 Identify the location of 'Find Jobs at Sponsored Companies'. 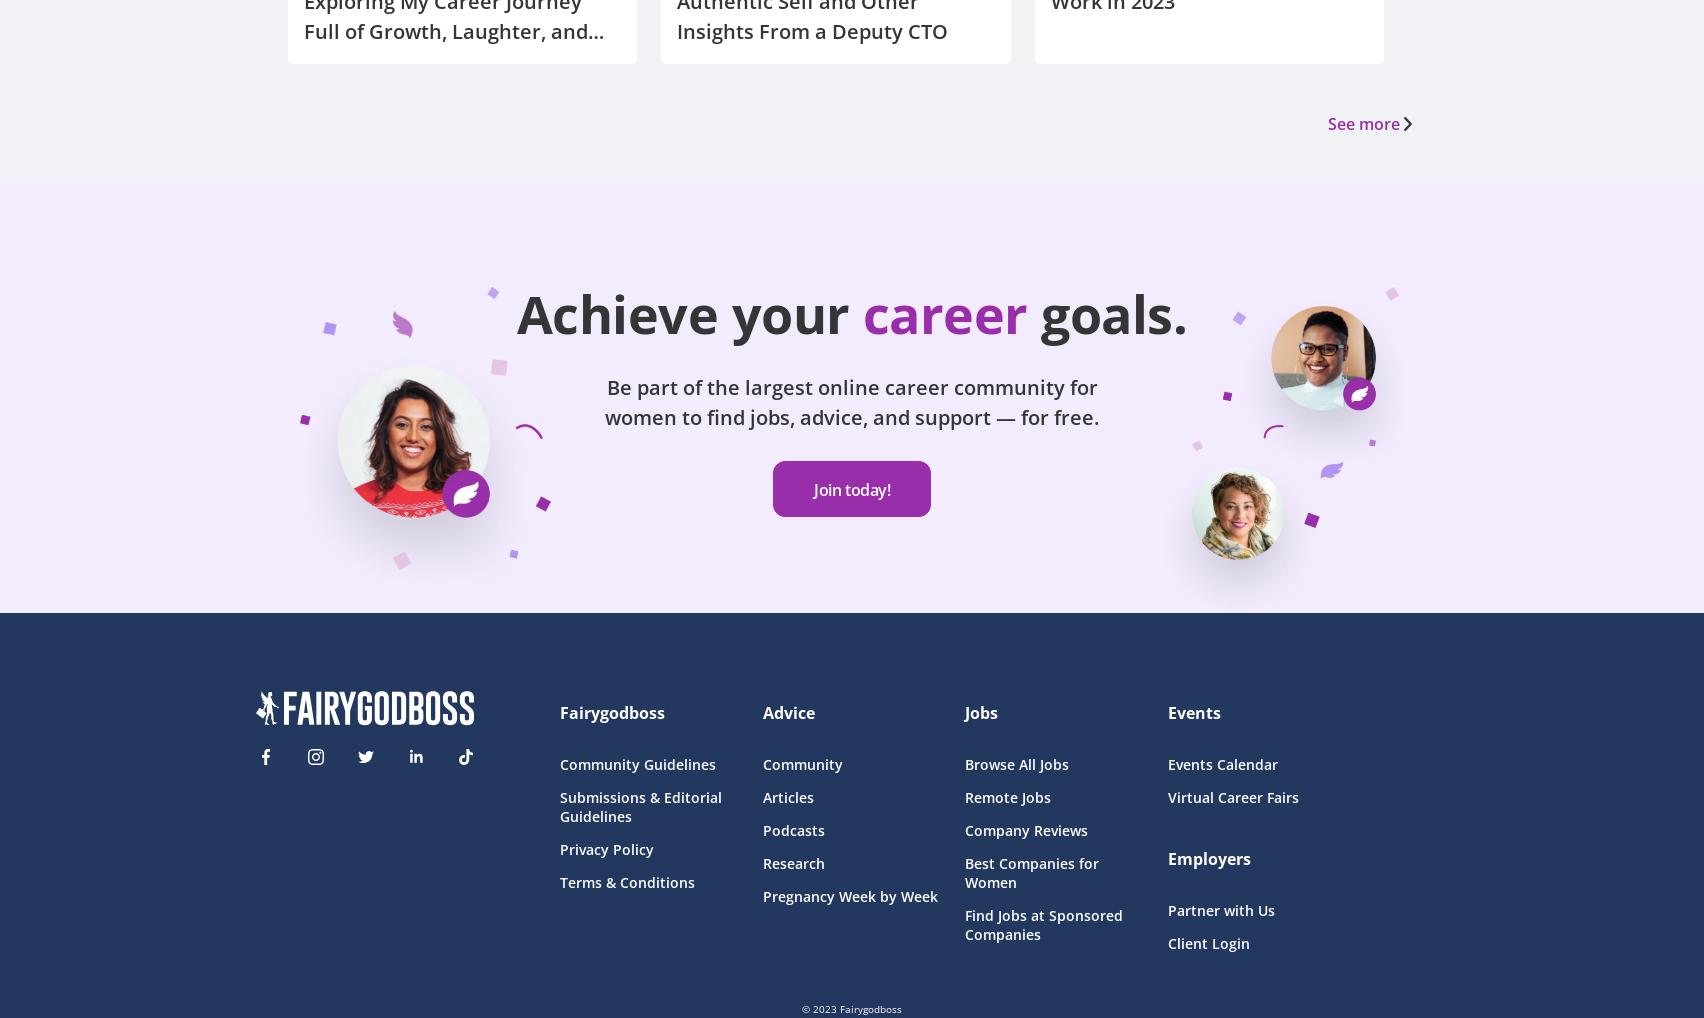
(964, 923).